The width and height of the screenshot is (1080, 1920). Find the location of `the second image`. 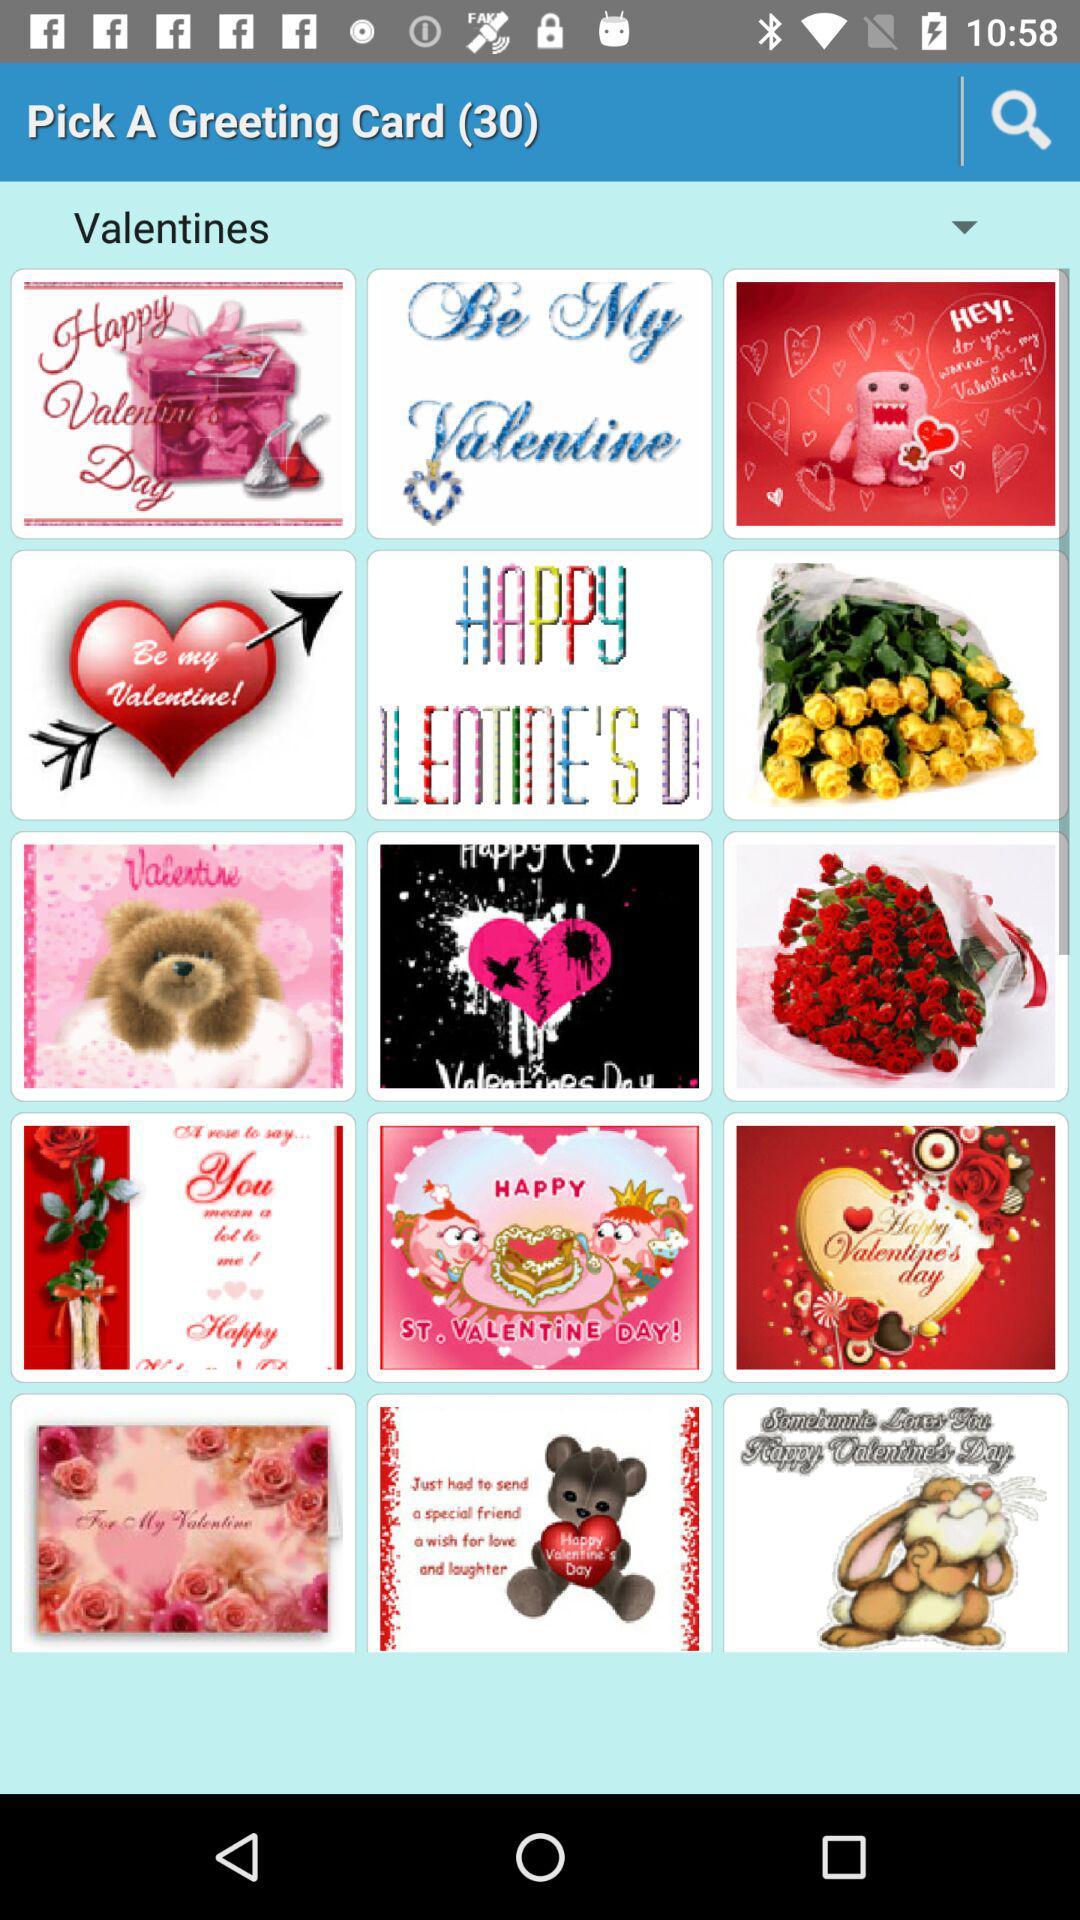

the second image is located at coordinates (538, 402).